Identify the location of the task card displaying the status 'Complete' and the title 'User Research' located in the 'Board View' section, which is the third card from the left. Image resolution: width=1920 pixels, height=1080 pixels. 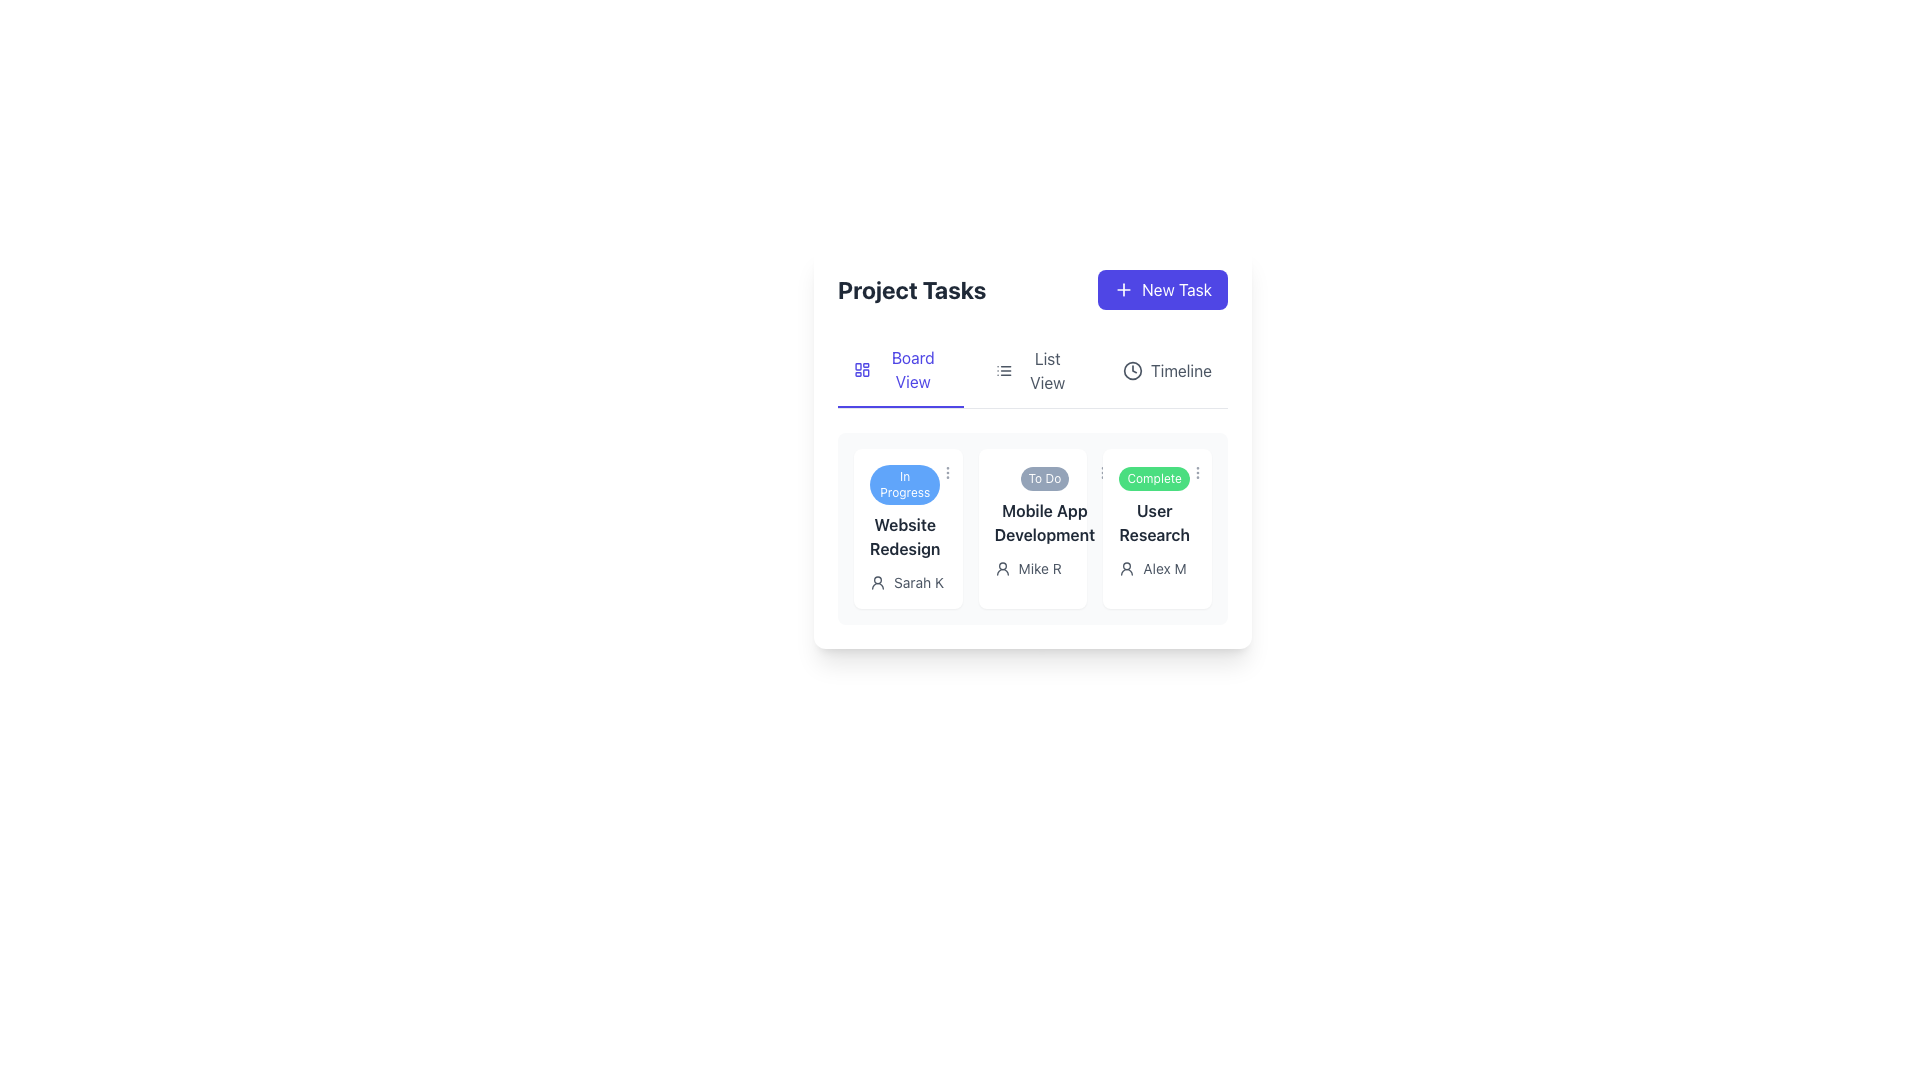
(1157, 504).